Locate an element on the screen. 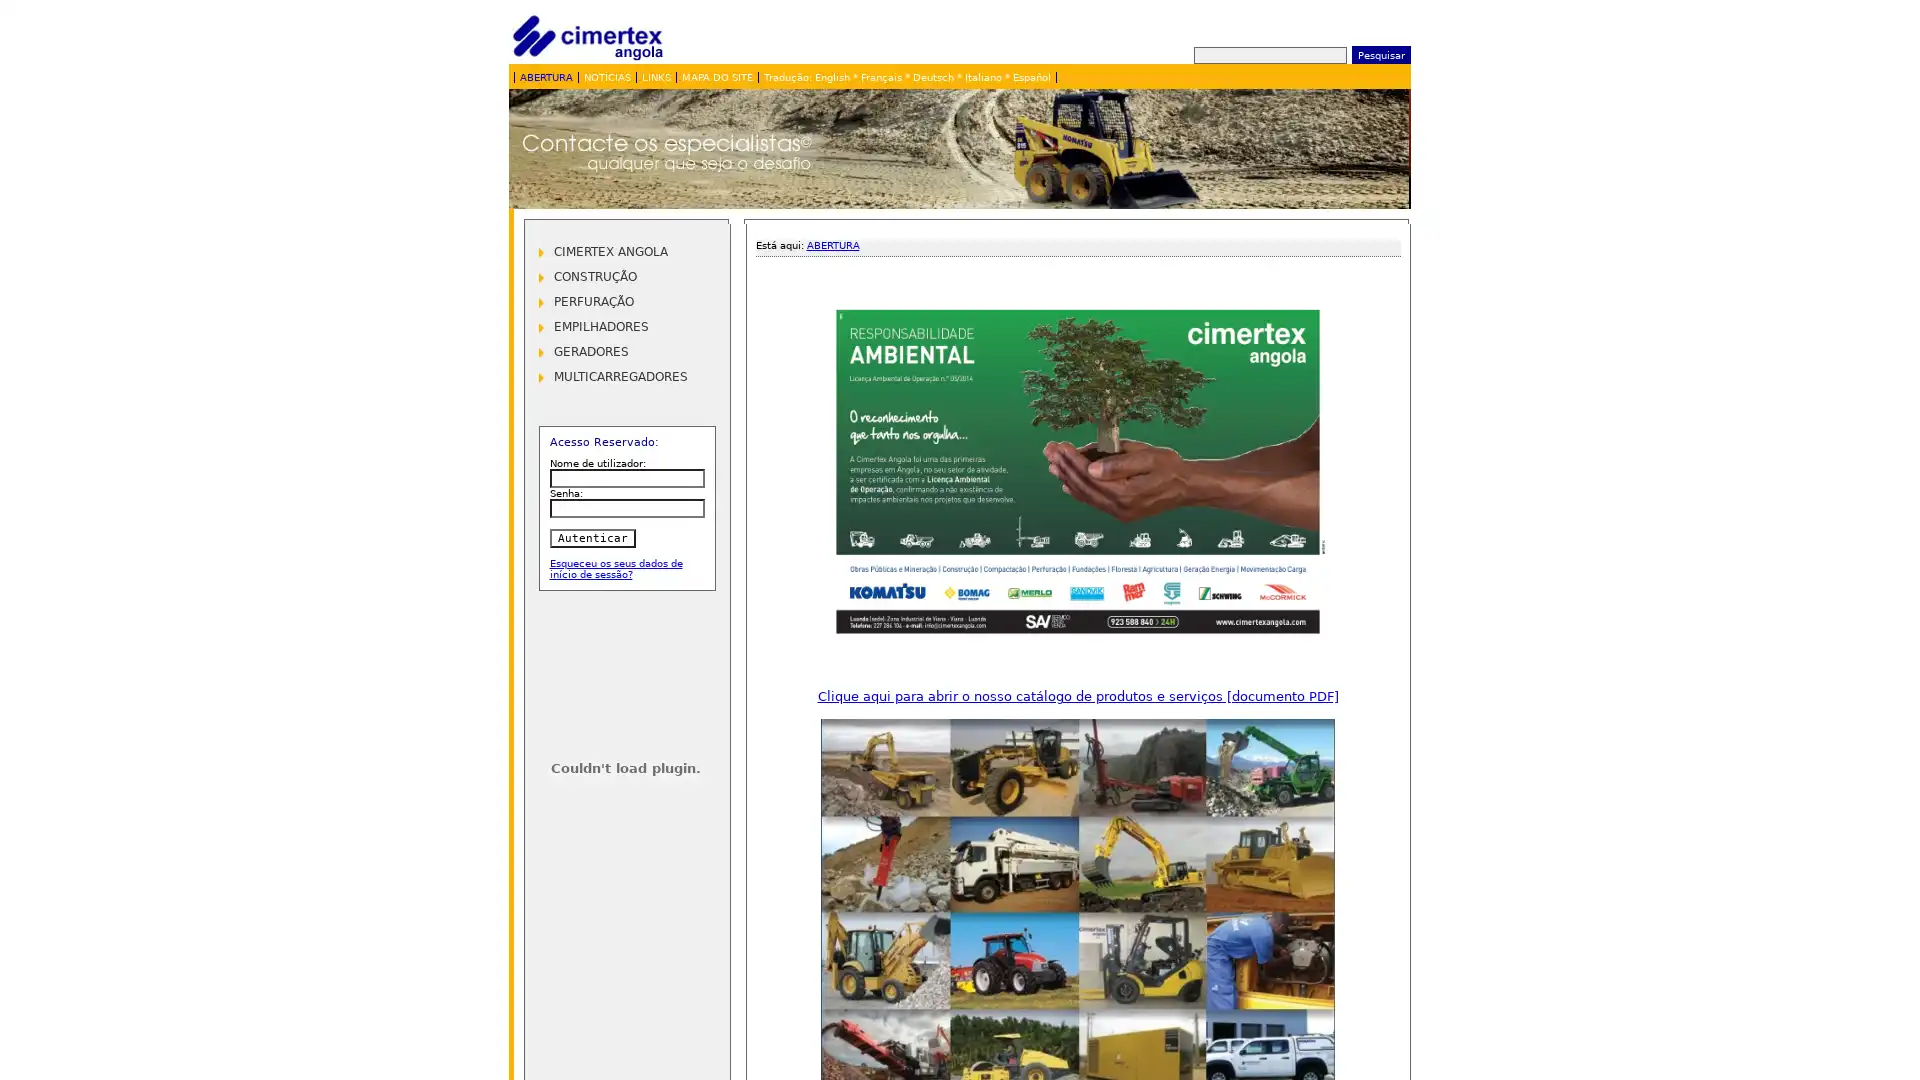 The image size is (1920, 1080). Pesquisar is located at coordinates (1379, 53).